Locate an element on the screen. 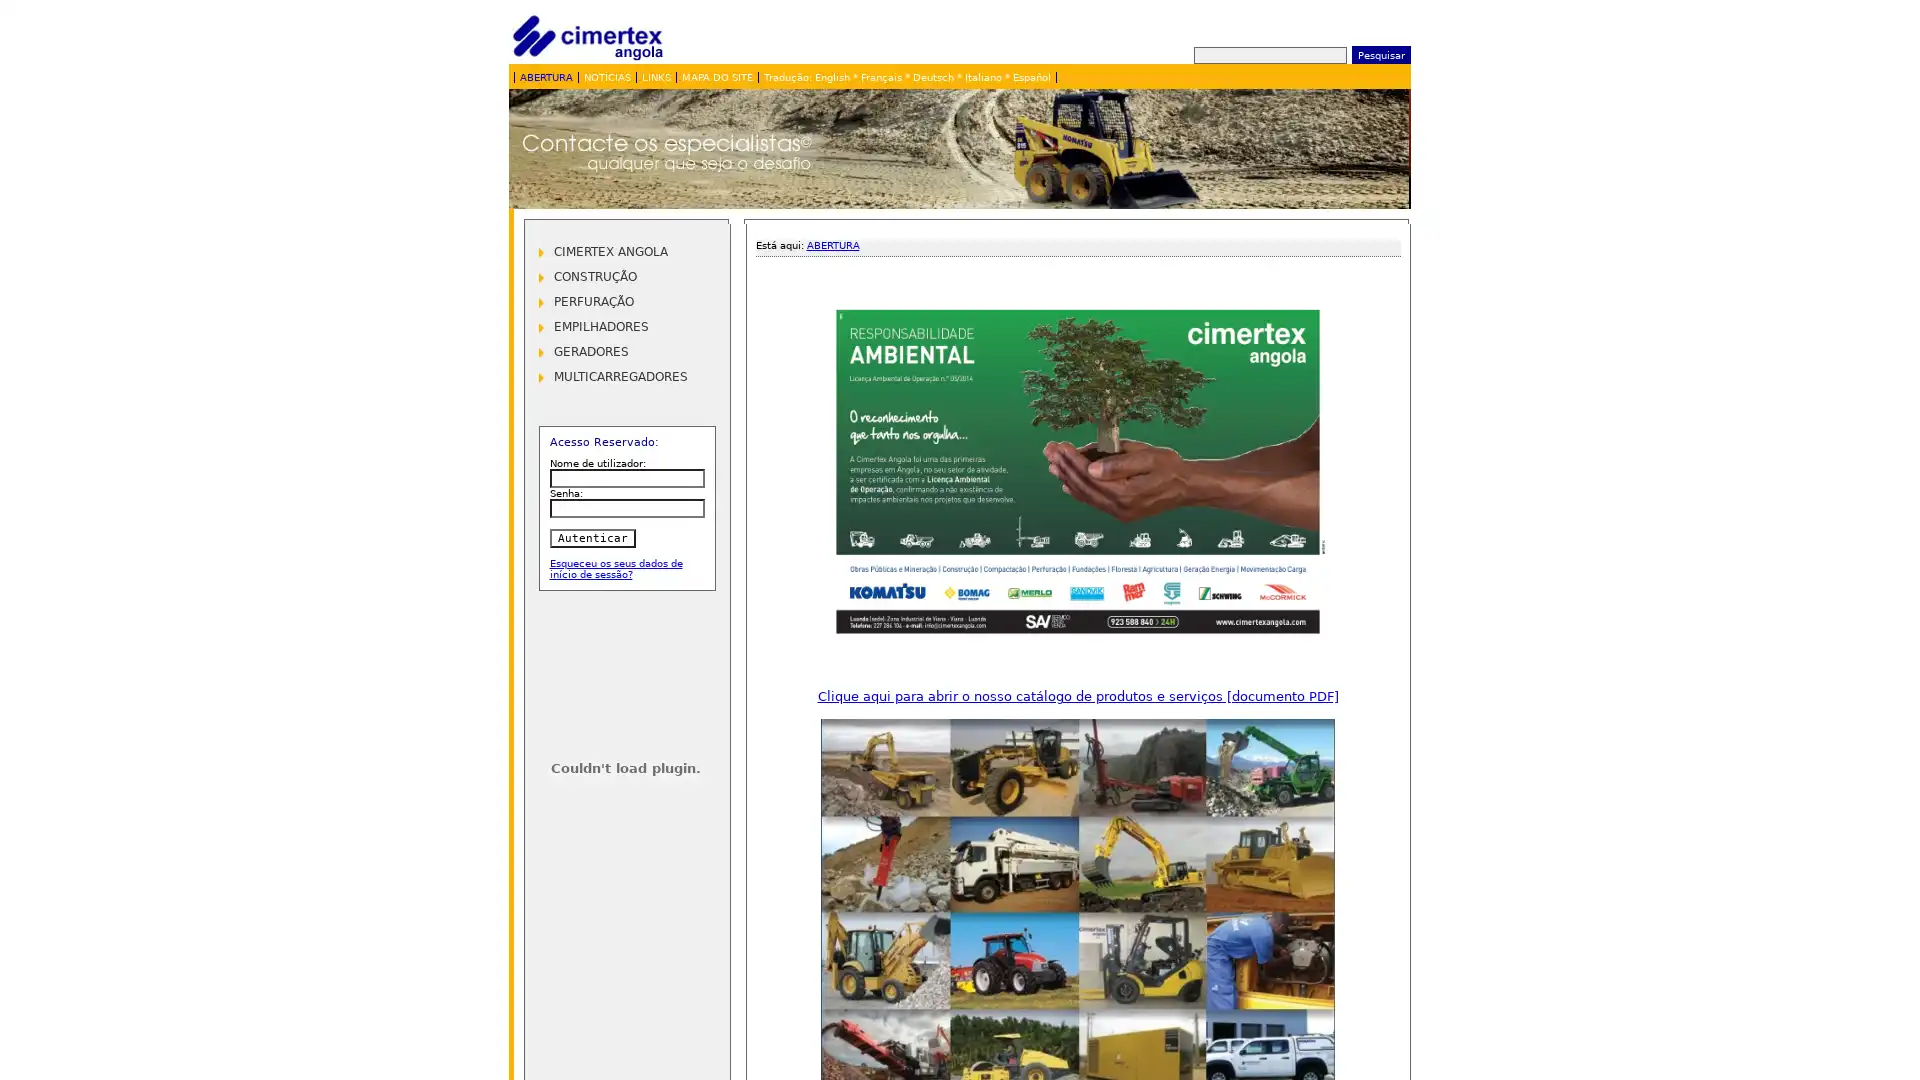 The image size is (1920, 1080). Pesquisar is located at coordinates (1379, 53).